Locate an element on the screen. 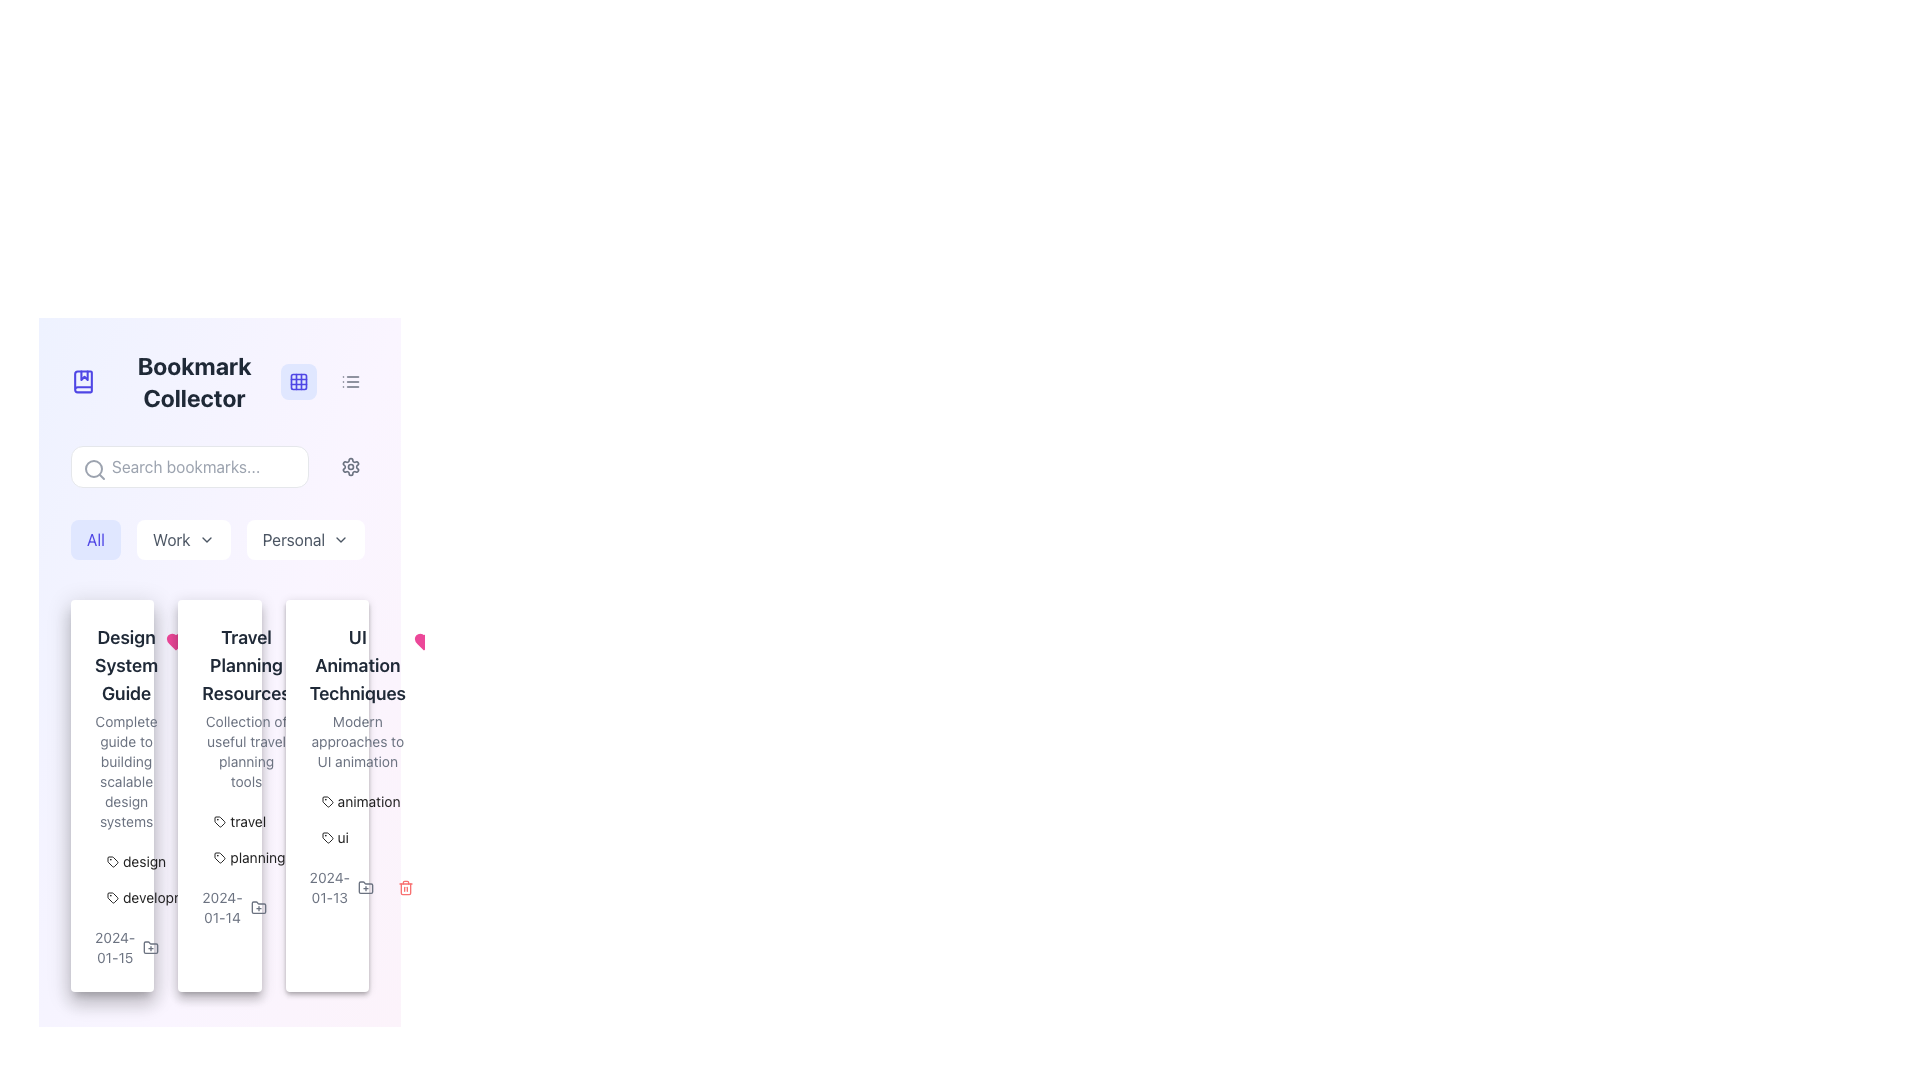  the 'Bookmark Collector' label at the top of the interface, which is styled prominently in bold, dark text is located at coordinates (220, 381).